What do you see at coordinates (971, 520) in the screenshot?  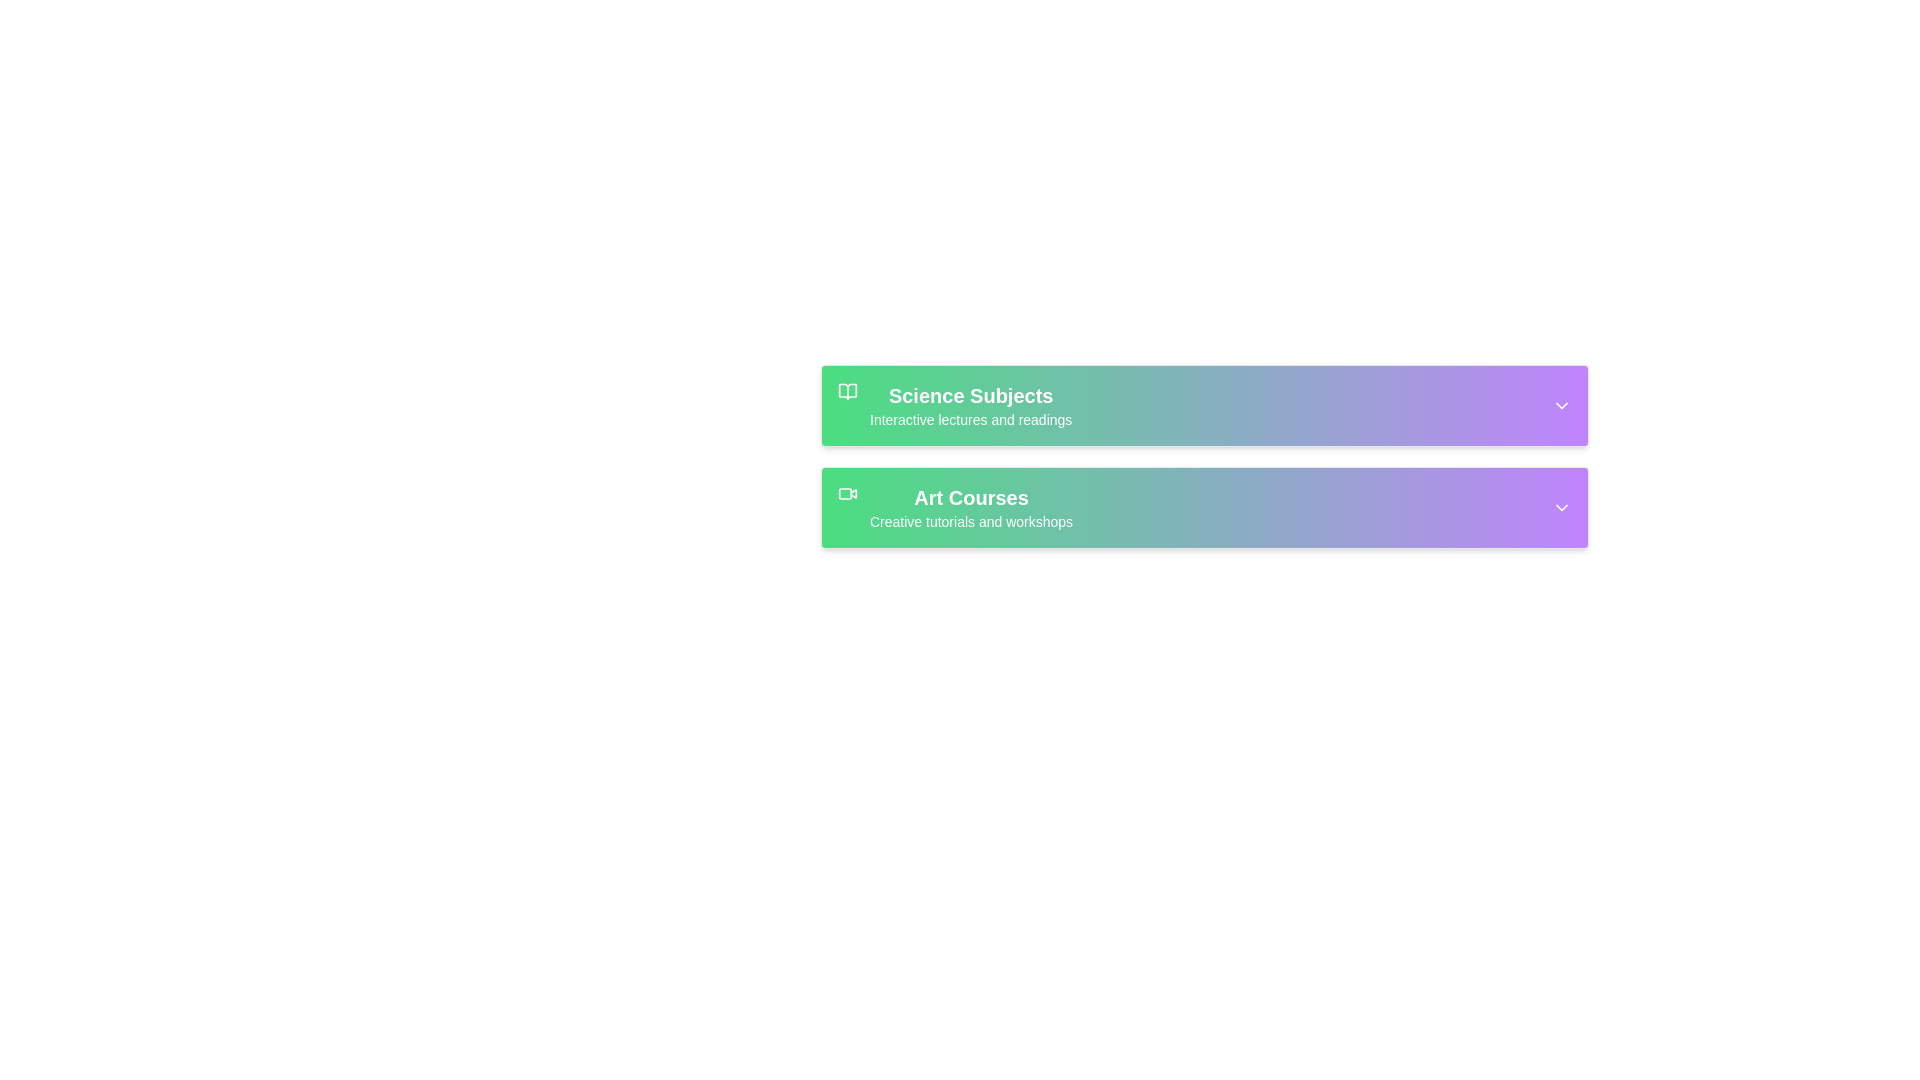 I see `information from the text block located directly underneath the 'Art Courses' title, which provides a descriptive subtitle or additional information about the section` at bounding box center [971, 520].